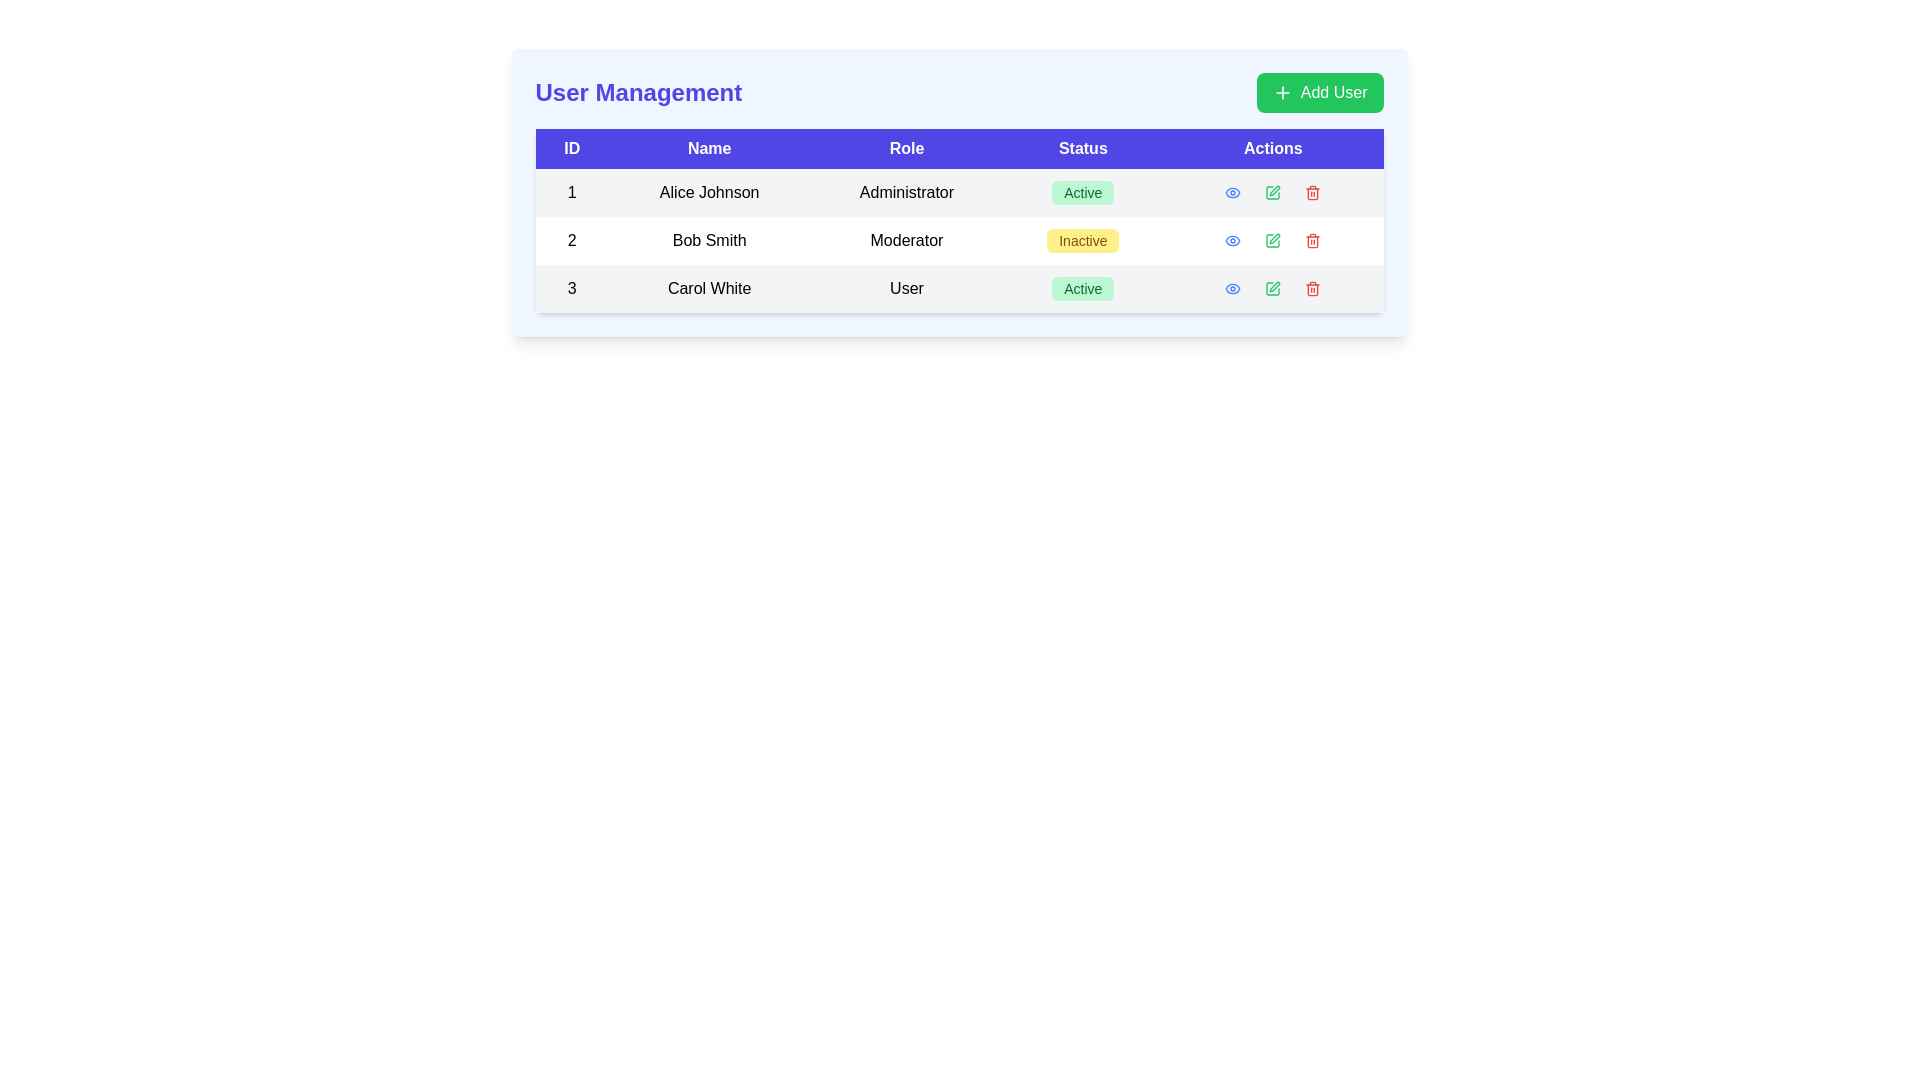 The image size is (1920, 1080). What do you see at coordinates (1082, 192) in the screenshot?
I see `the 'Active' badge, which is a rectangular box with rounded corners, light green background, and darker green text, located in the 'Status' column of the first row of the table` at bounding box center [1082, 192].